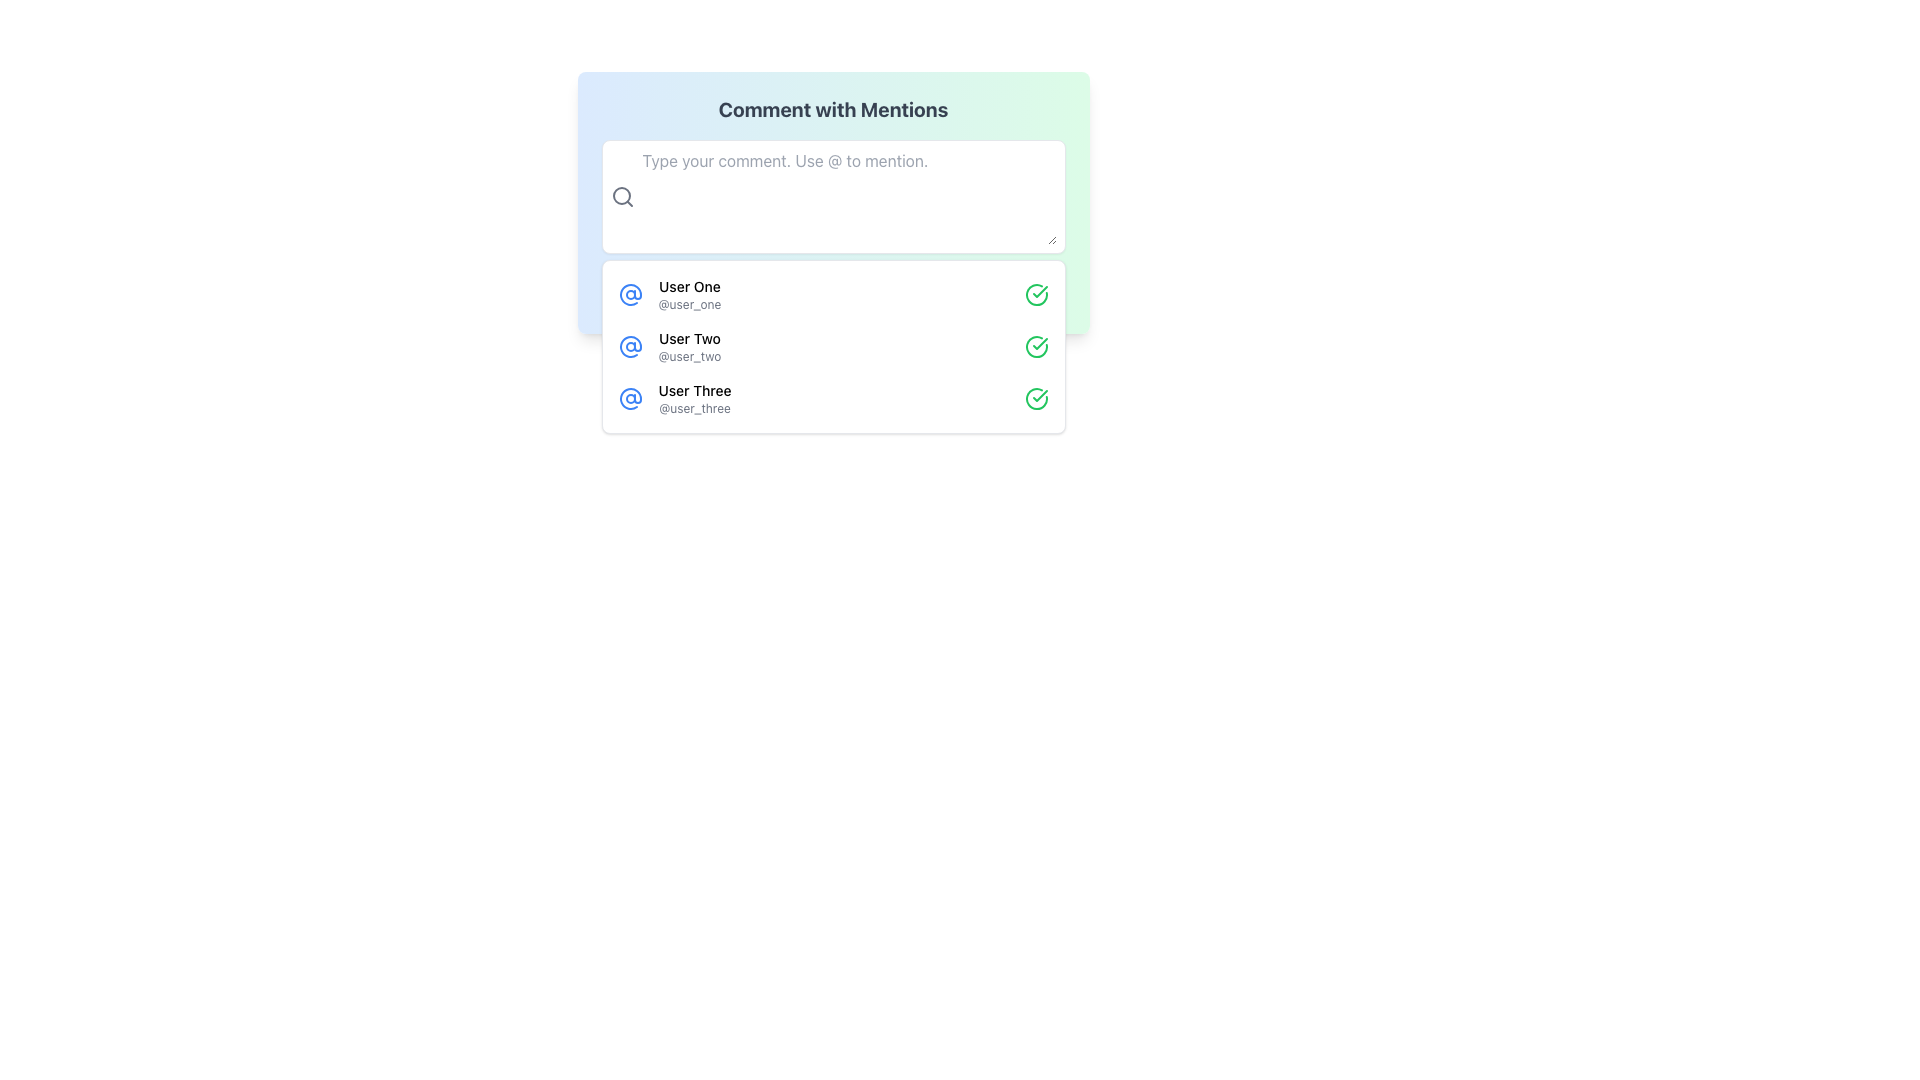 Image resolution: width=1920 pixels, height=1080 pixels. I want to click on the blue SVG '@' icon next to 'User Two' in the user list, so click(629, 346).